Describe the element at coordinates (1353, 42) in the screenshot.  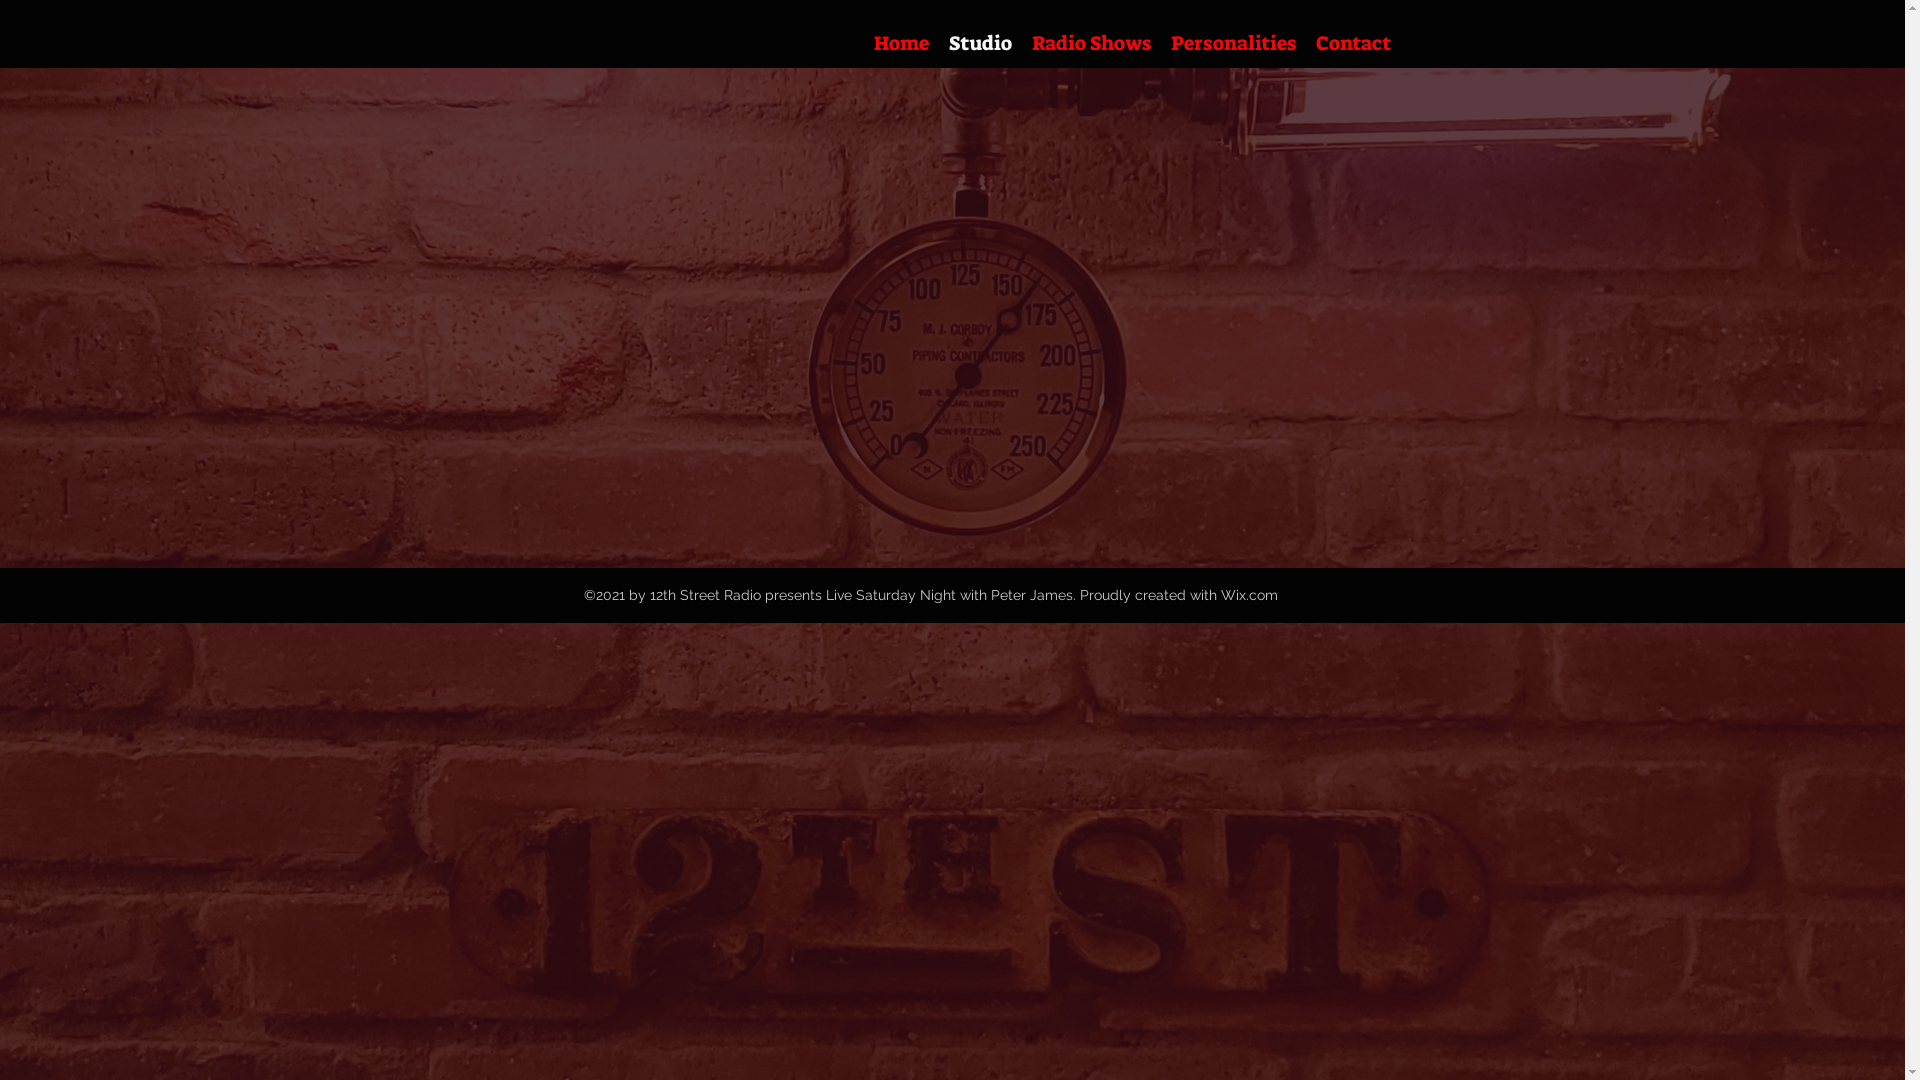
I see `'Contact'` at that location.